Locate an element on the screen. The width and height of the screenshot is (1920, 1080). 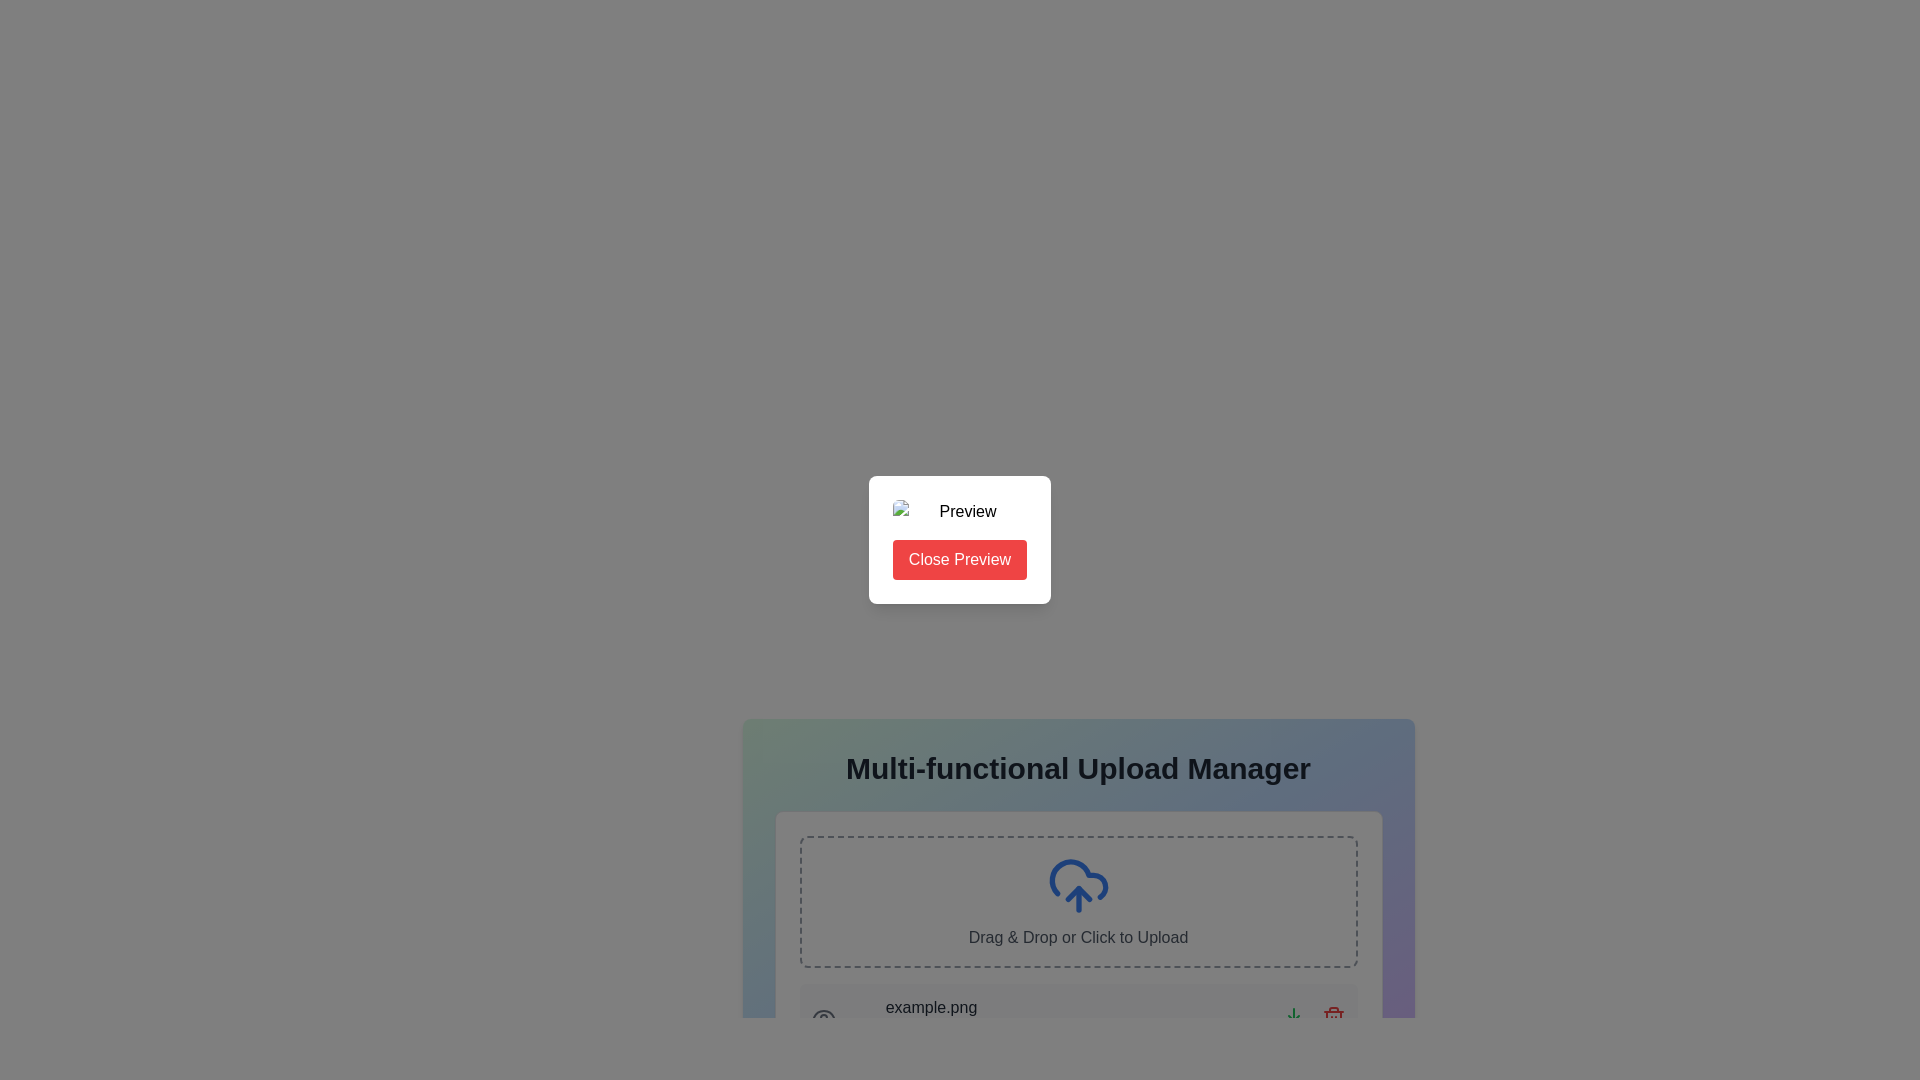
instructions provided by the text label located at the lower center of the upload area, beneath the cloud upload icon is located at coordinates (1077, 937).